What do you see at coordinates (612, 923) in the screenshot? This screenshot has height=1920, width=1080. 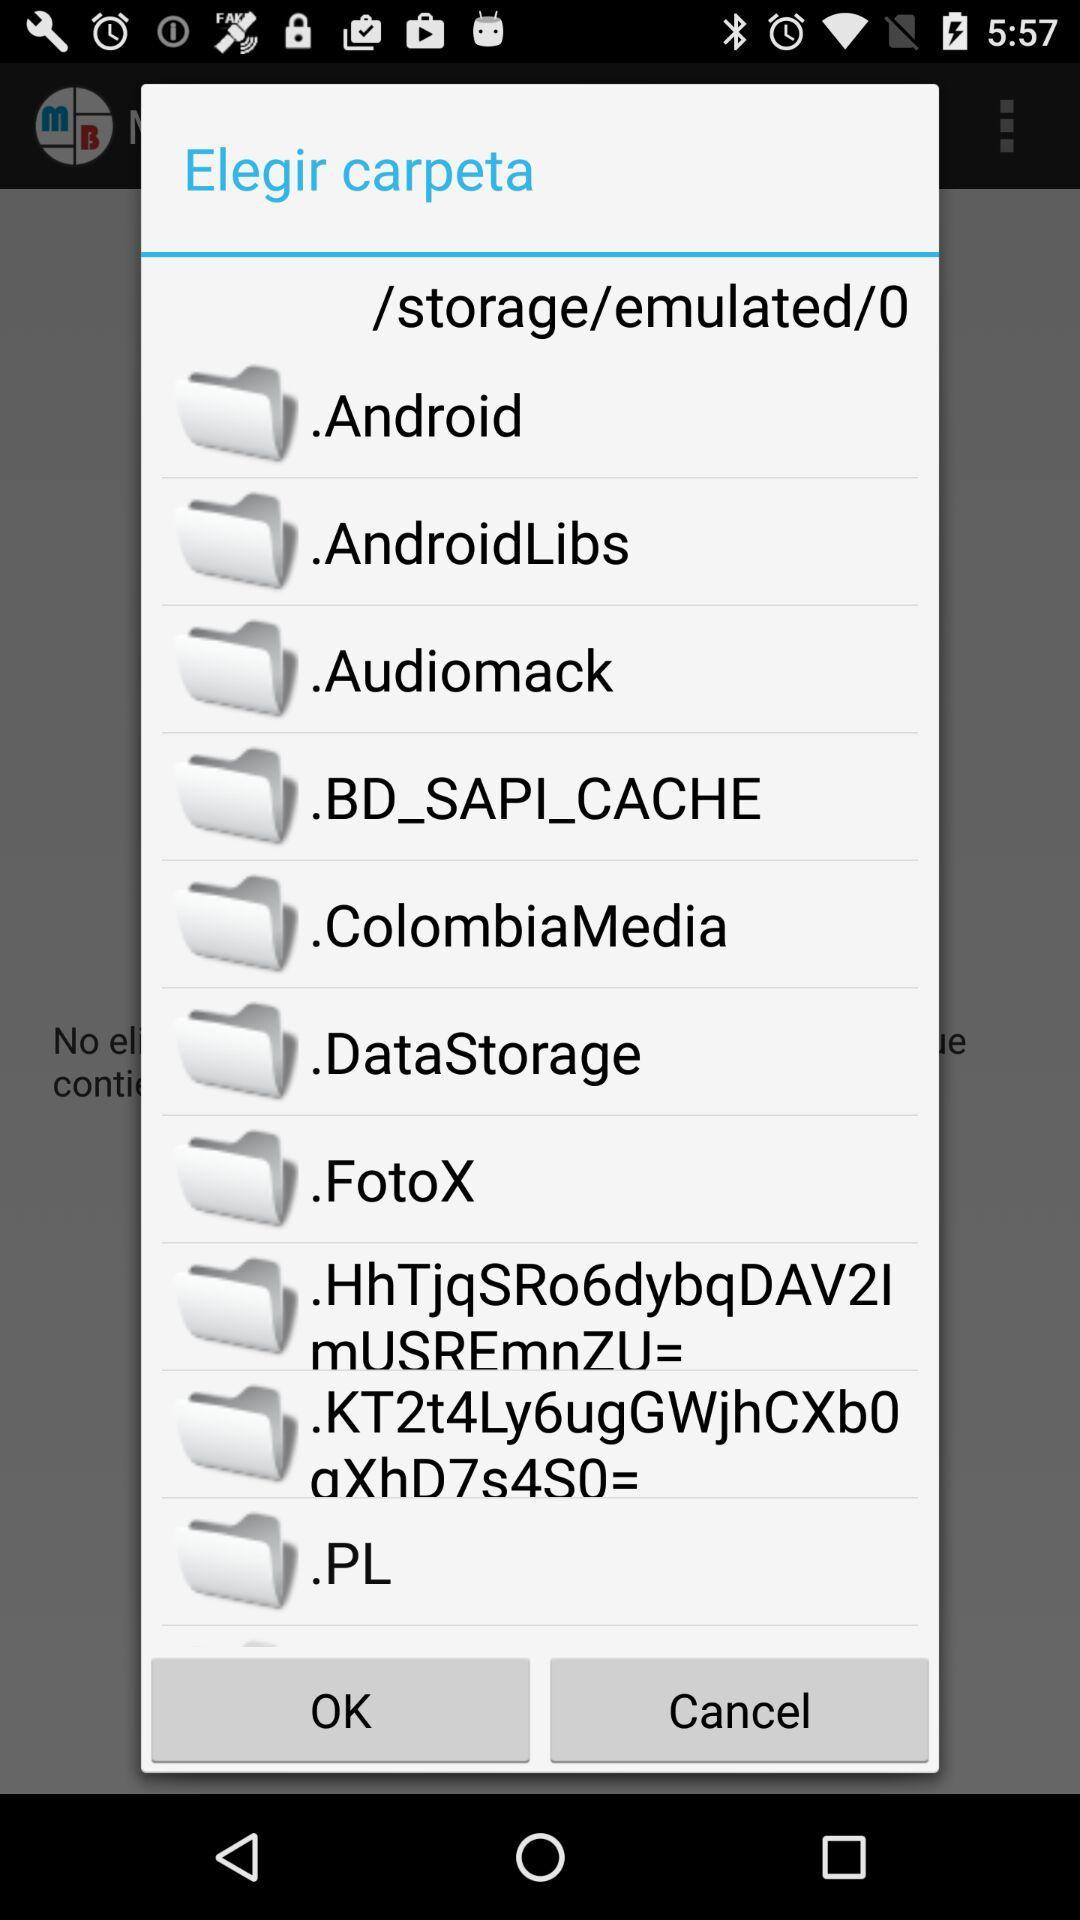 I see `.colombiamedia` at bounding box center [612, 923].